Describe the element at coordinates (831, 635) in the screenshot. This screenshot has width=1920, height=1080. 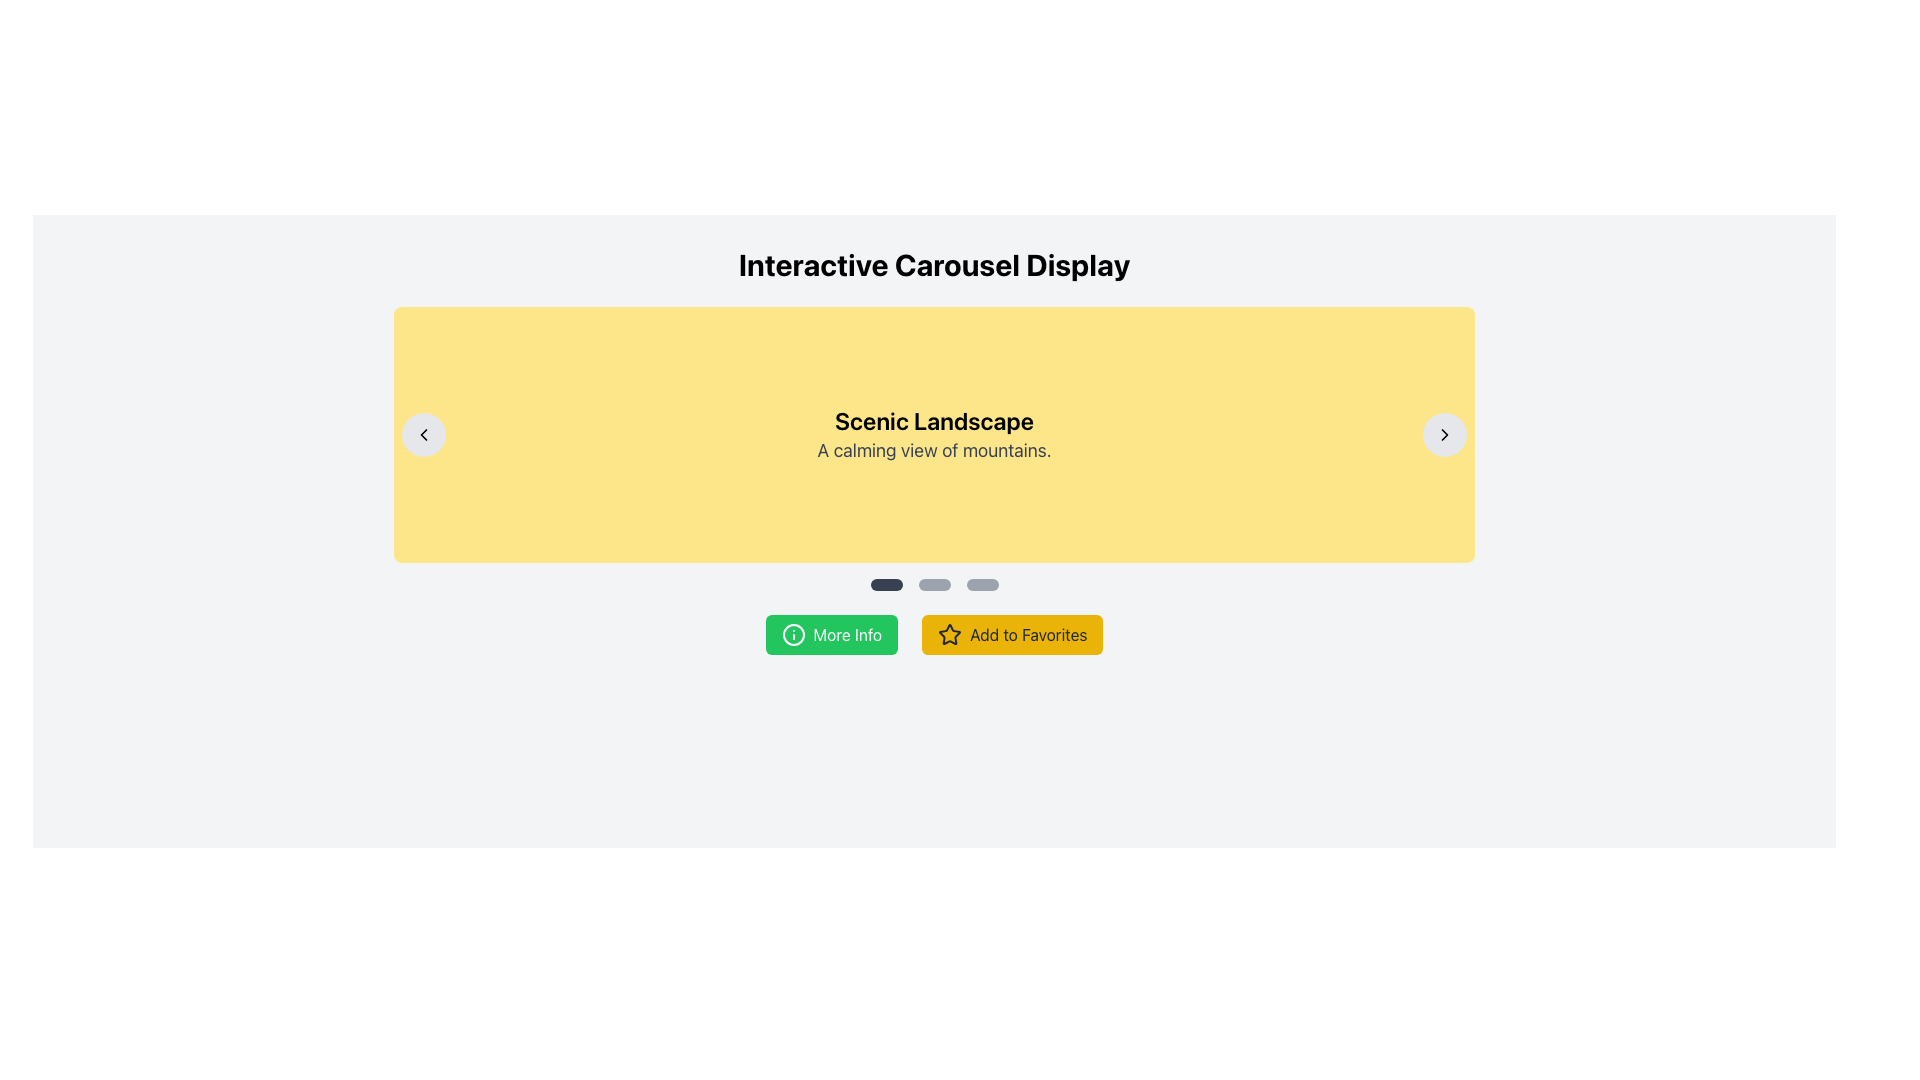
I see `the leftmost button below the carousel display` at that location.